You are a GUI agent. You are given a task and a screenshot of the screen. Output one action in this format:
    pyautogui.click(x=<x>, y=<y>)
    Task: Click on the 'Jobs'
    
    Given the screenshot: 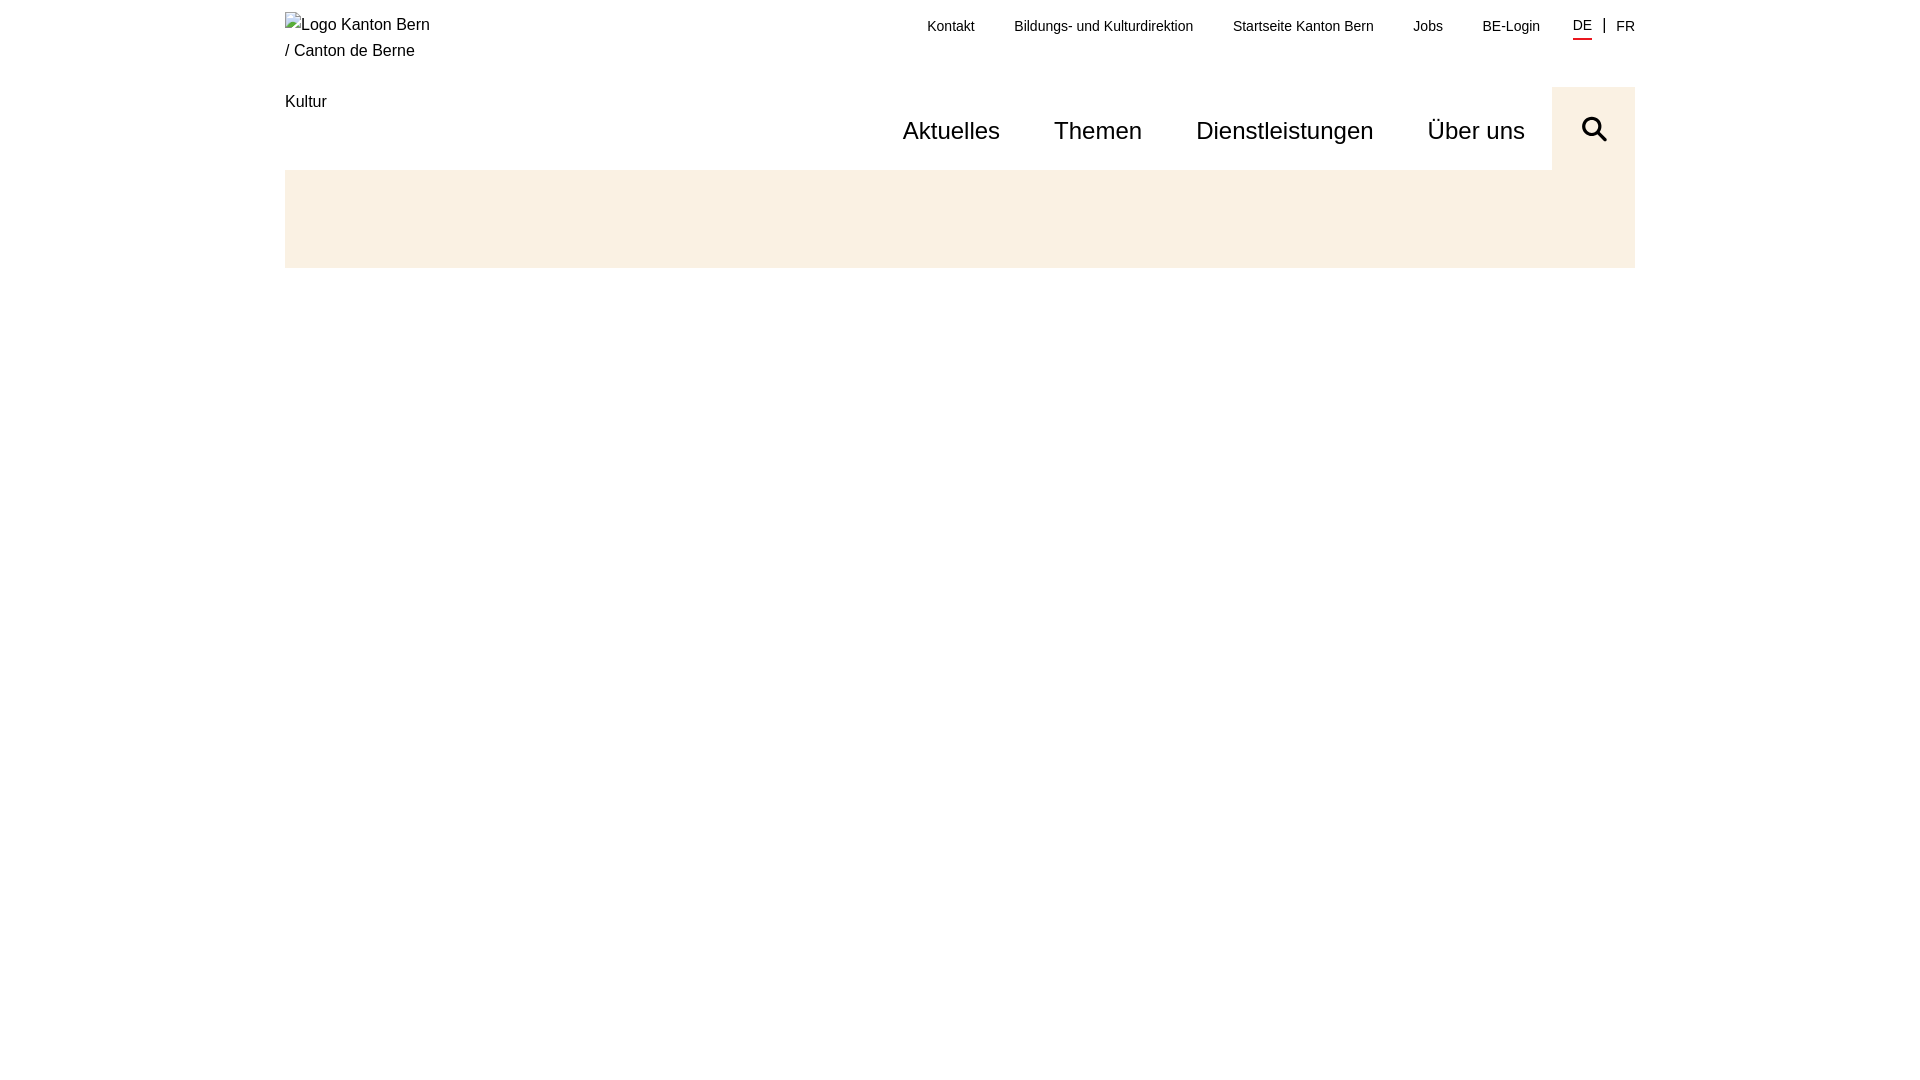 What is the action you would take?
    pyautogui.click(x=1427, y=26)
    